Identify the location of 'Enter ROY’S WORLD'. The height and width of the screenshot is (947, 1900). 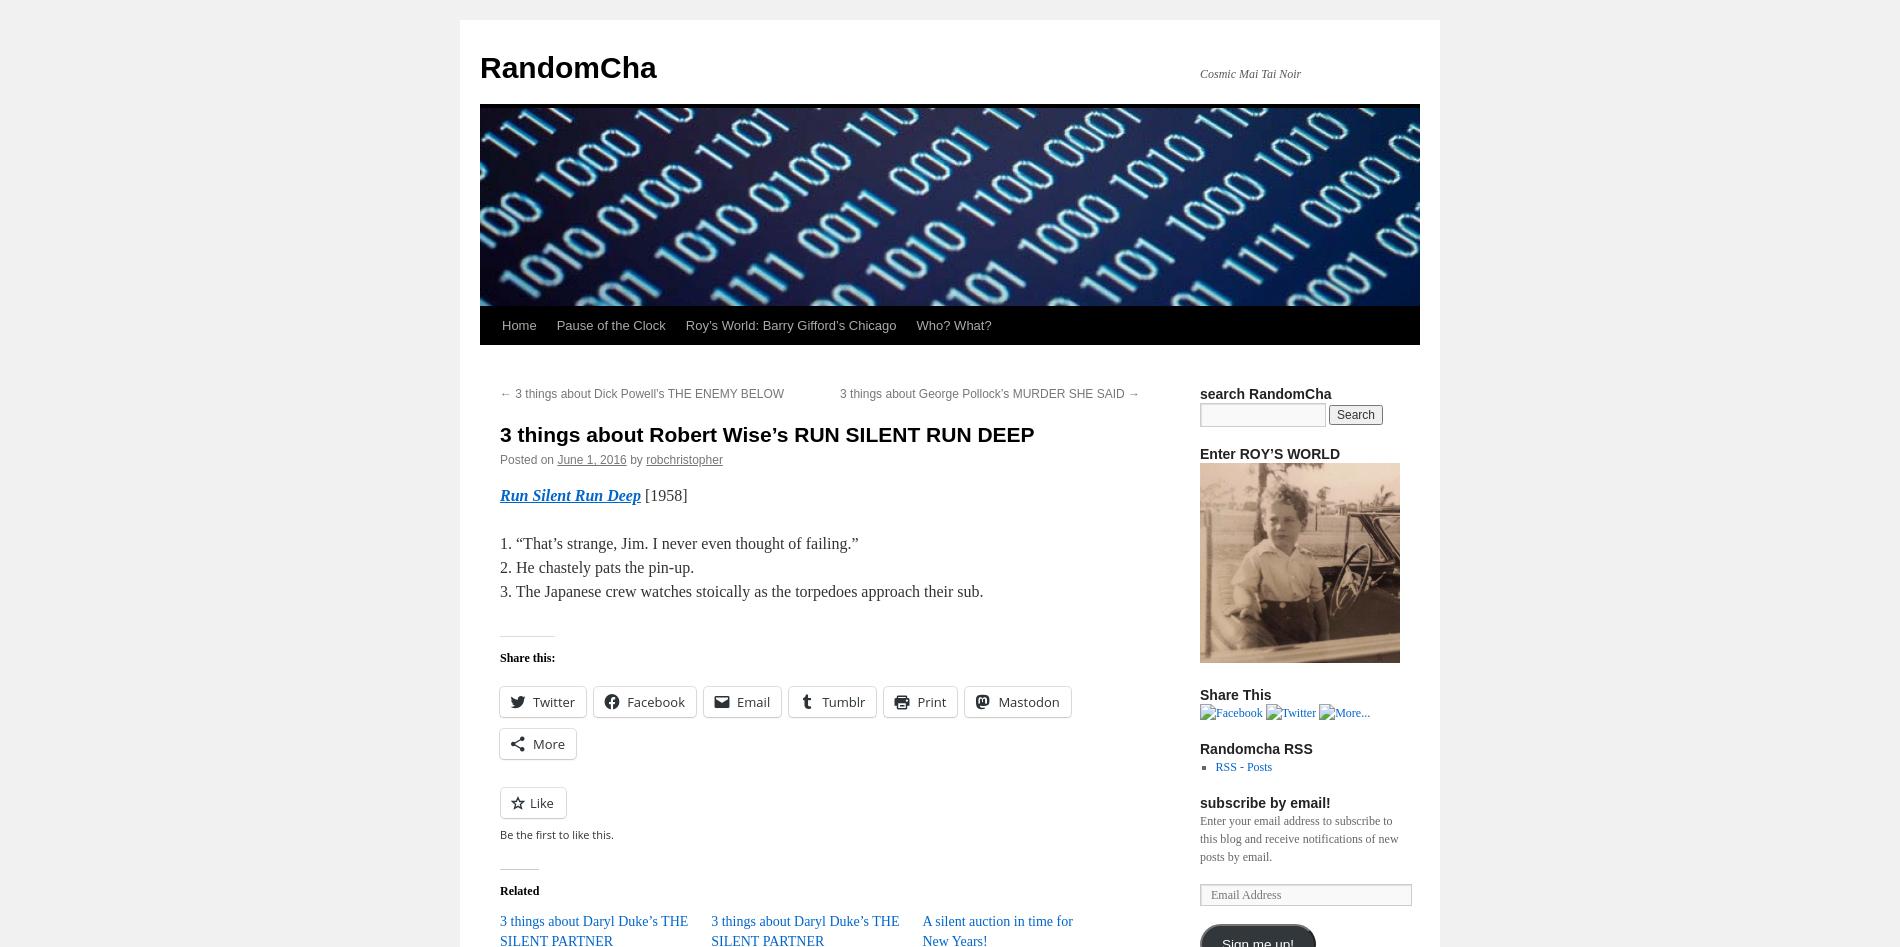
(1268, 453).